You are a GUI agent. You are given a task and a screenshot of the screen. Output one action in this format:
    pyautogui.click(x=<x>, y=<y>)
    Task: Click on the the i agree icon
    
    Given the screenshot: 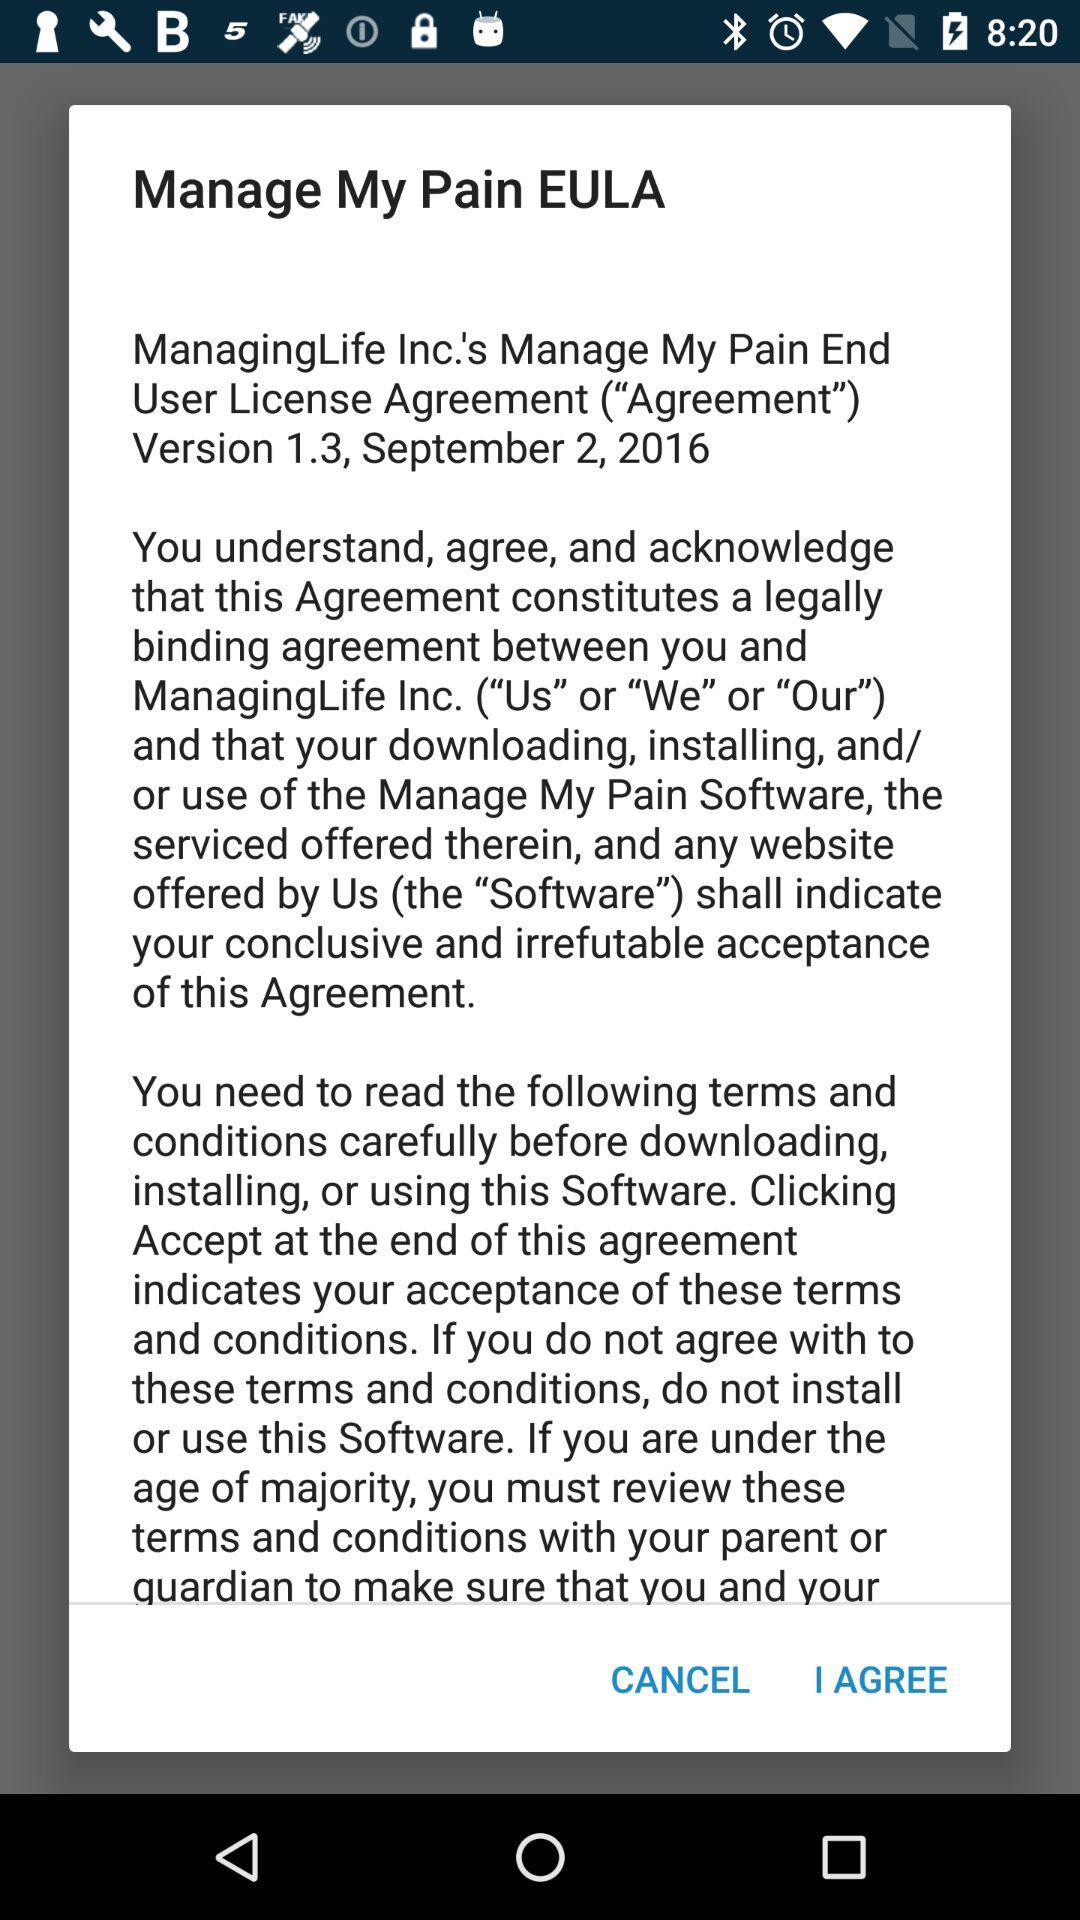 What is the action you would take?
    pyautogui.click(x=879, y=1678)
    